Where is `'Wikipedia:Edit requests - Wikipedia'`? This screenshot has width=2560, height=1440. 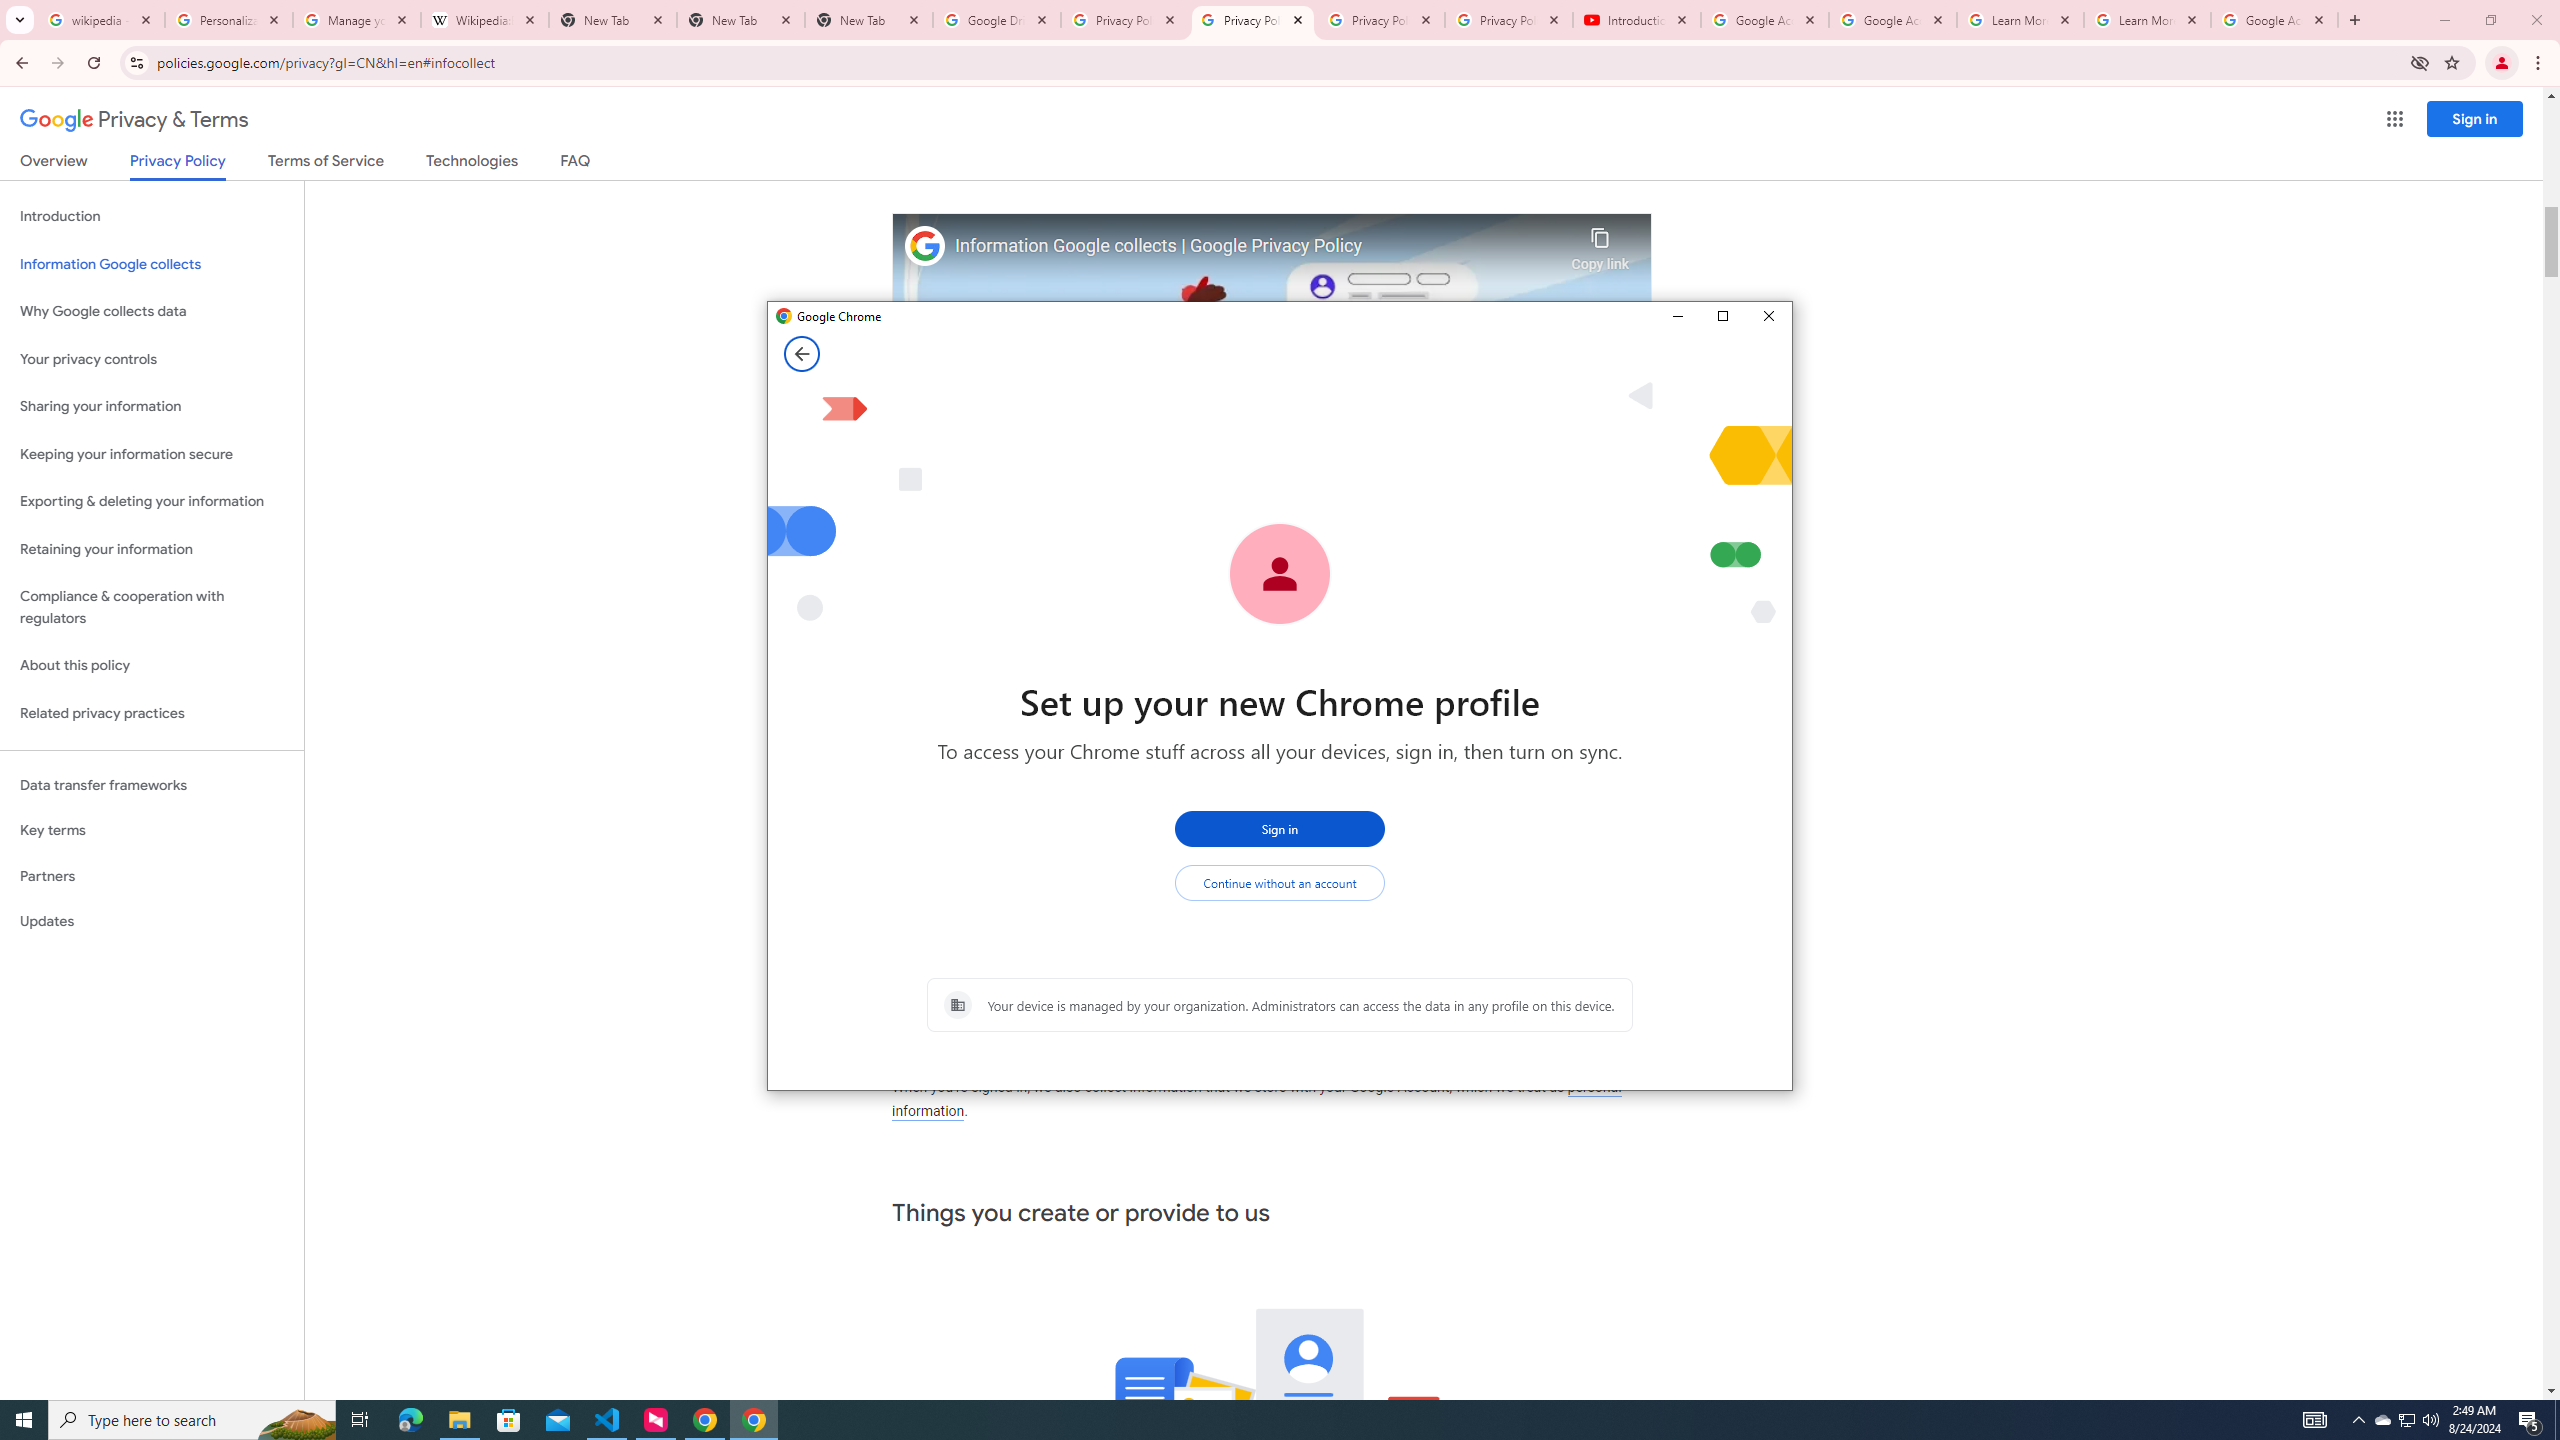
'Wikipedia:Edit requests - Wikipedia' is located at coordinates (485, 19).